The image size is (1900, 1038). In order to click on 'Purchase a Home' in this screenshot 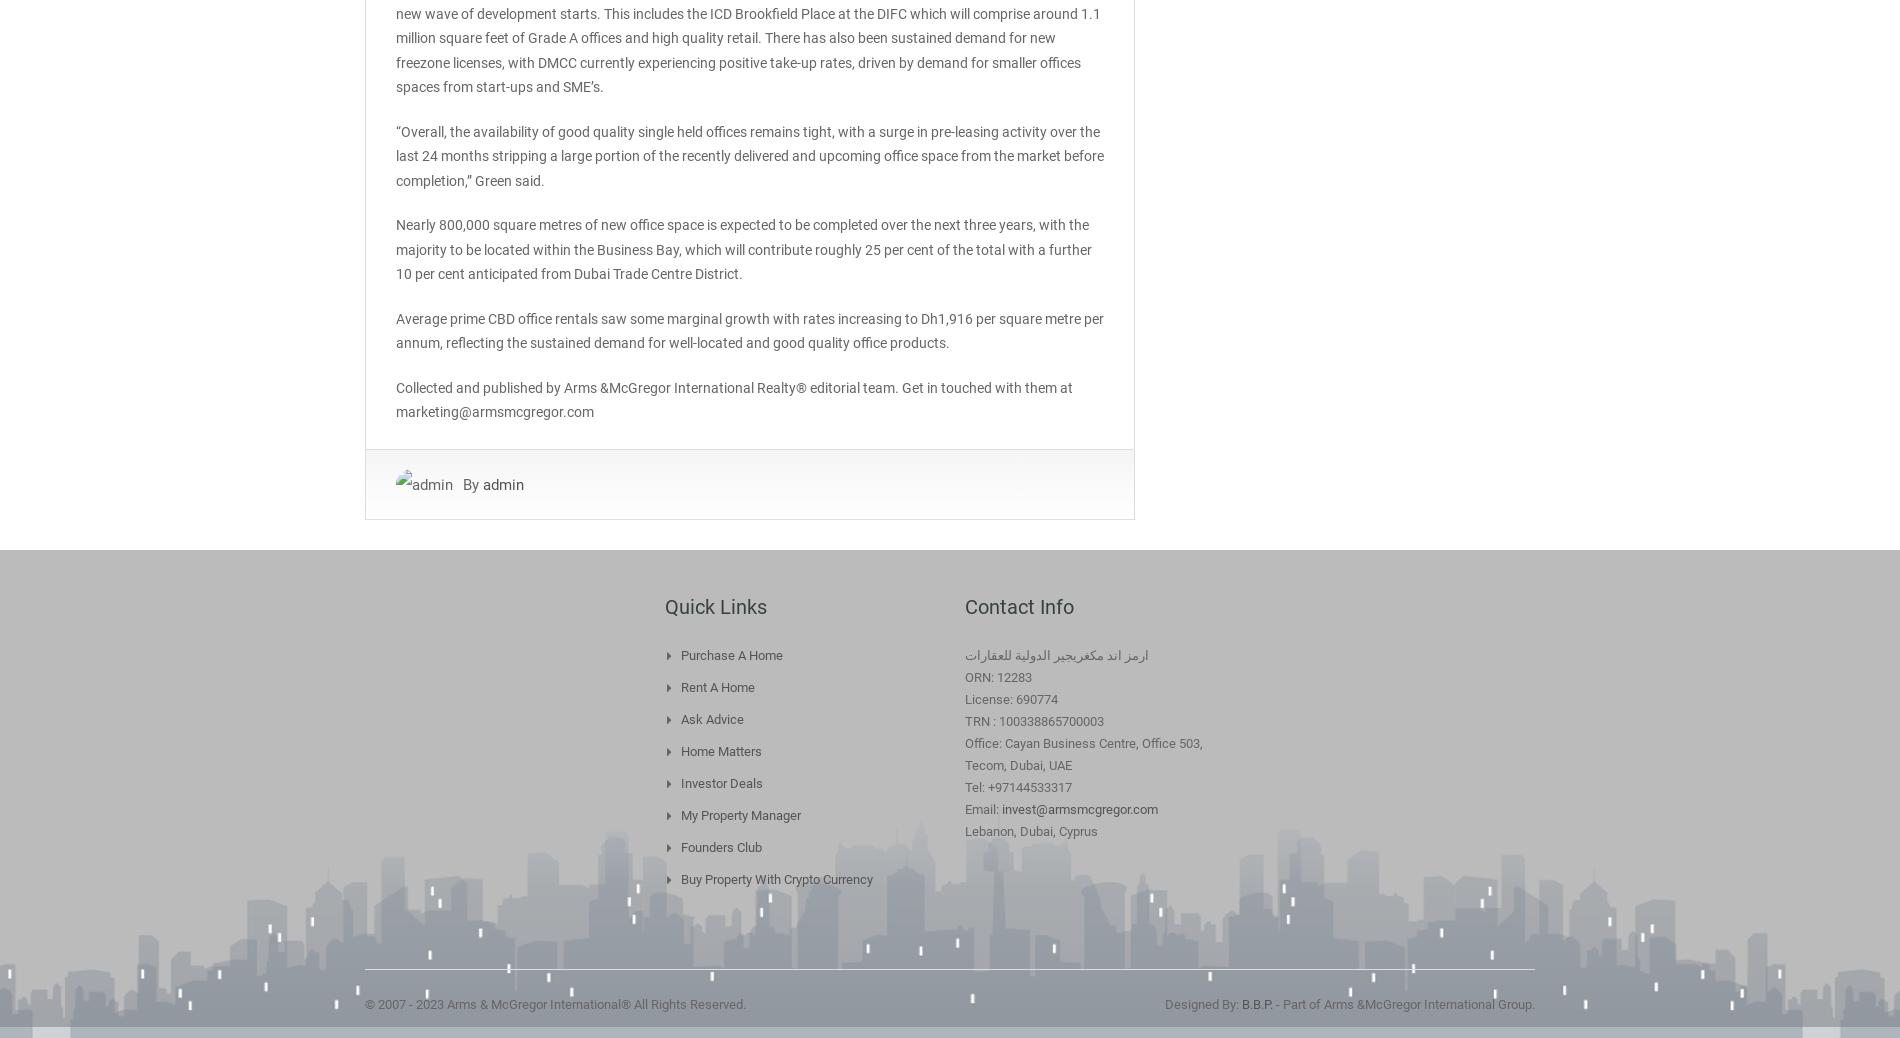, I will do `click(731, 653)`.